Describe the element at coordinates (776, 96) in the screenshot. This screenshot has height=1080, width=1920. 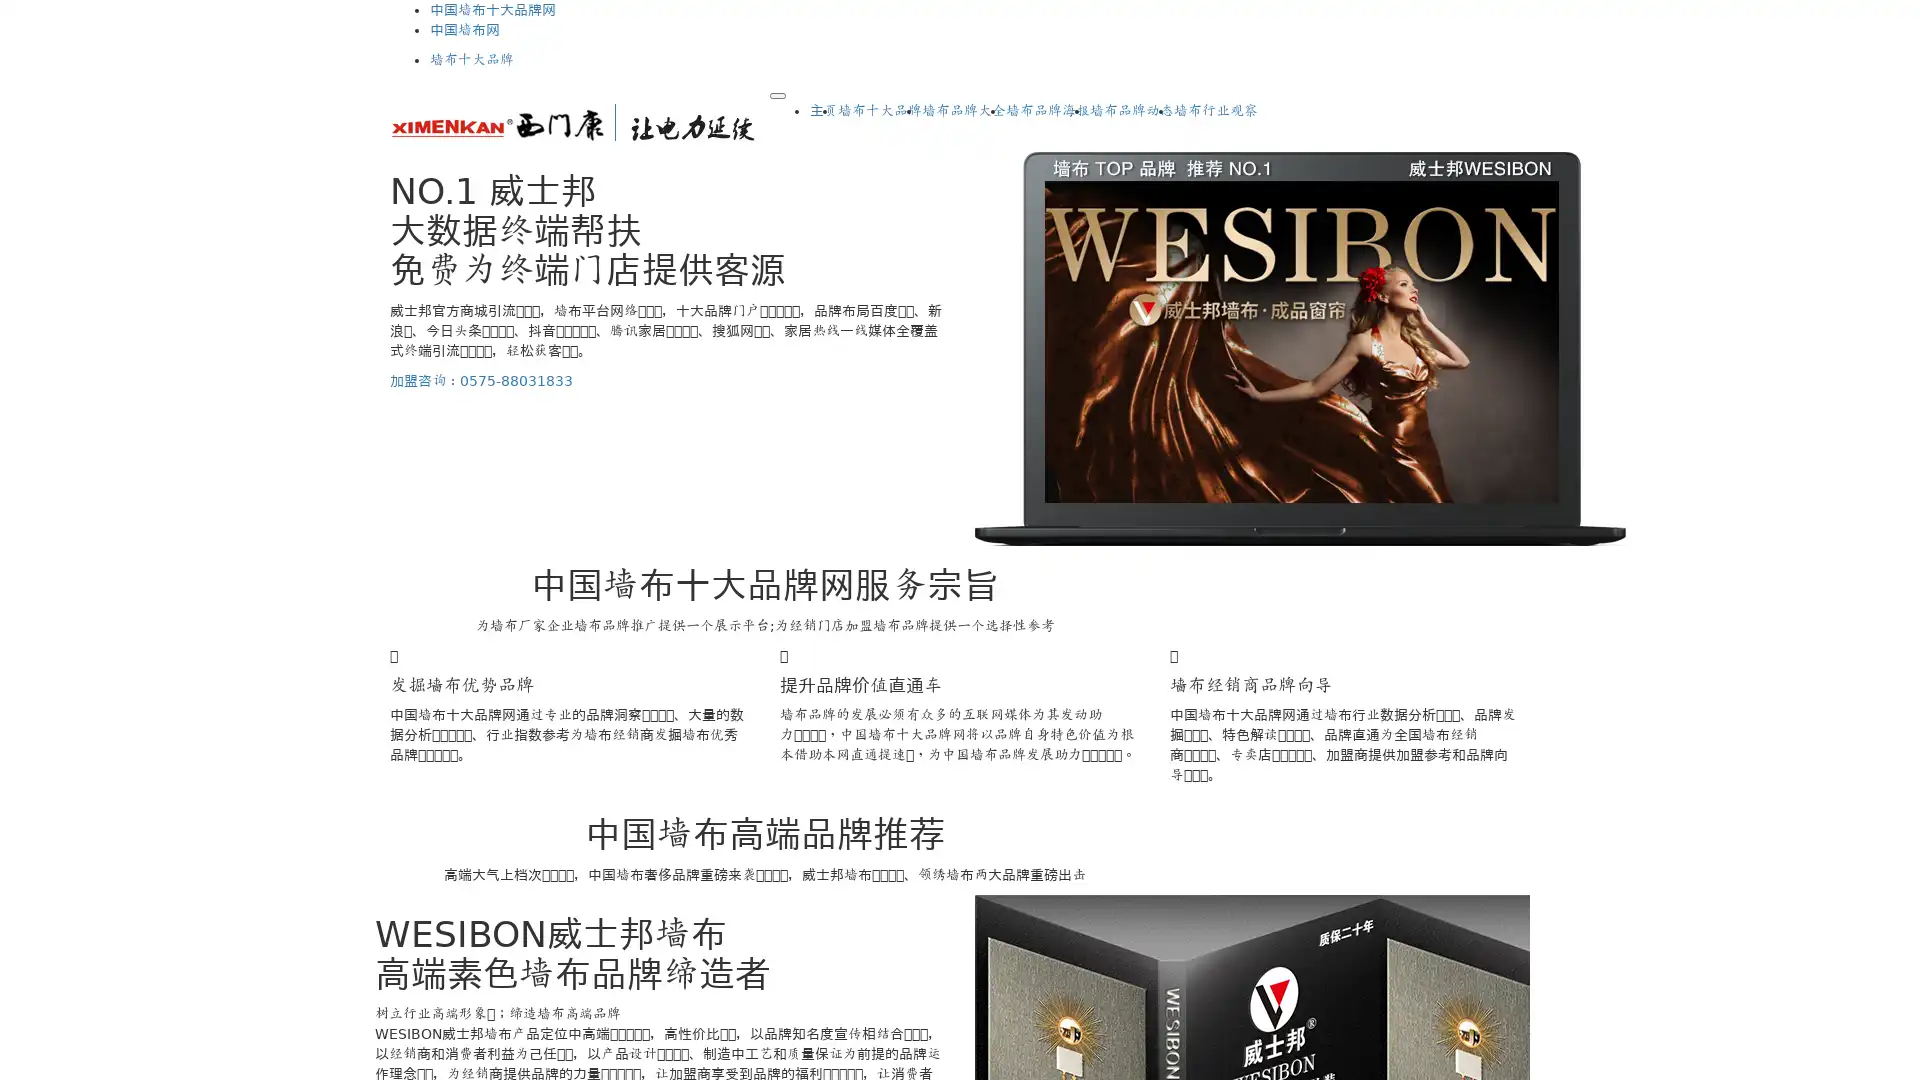
I see `Toggle navigation` at that location.